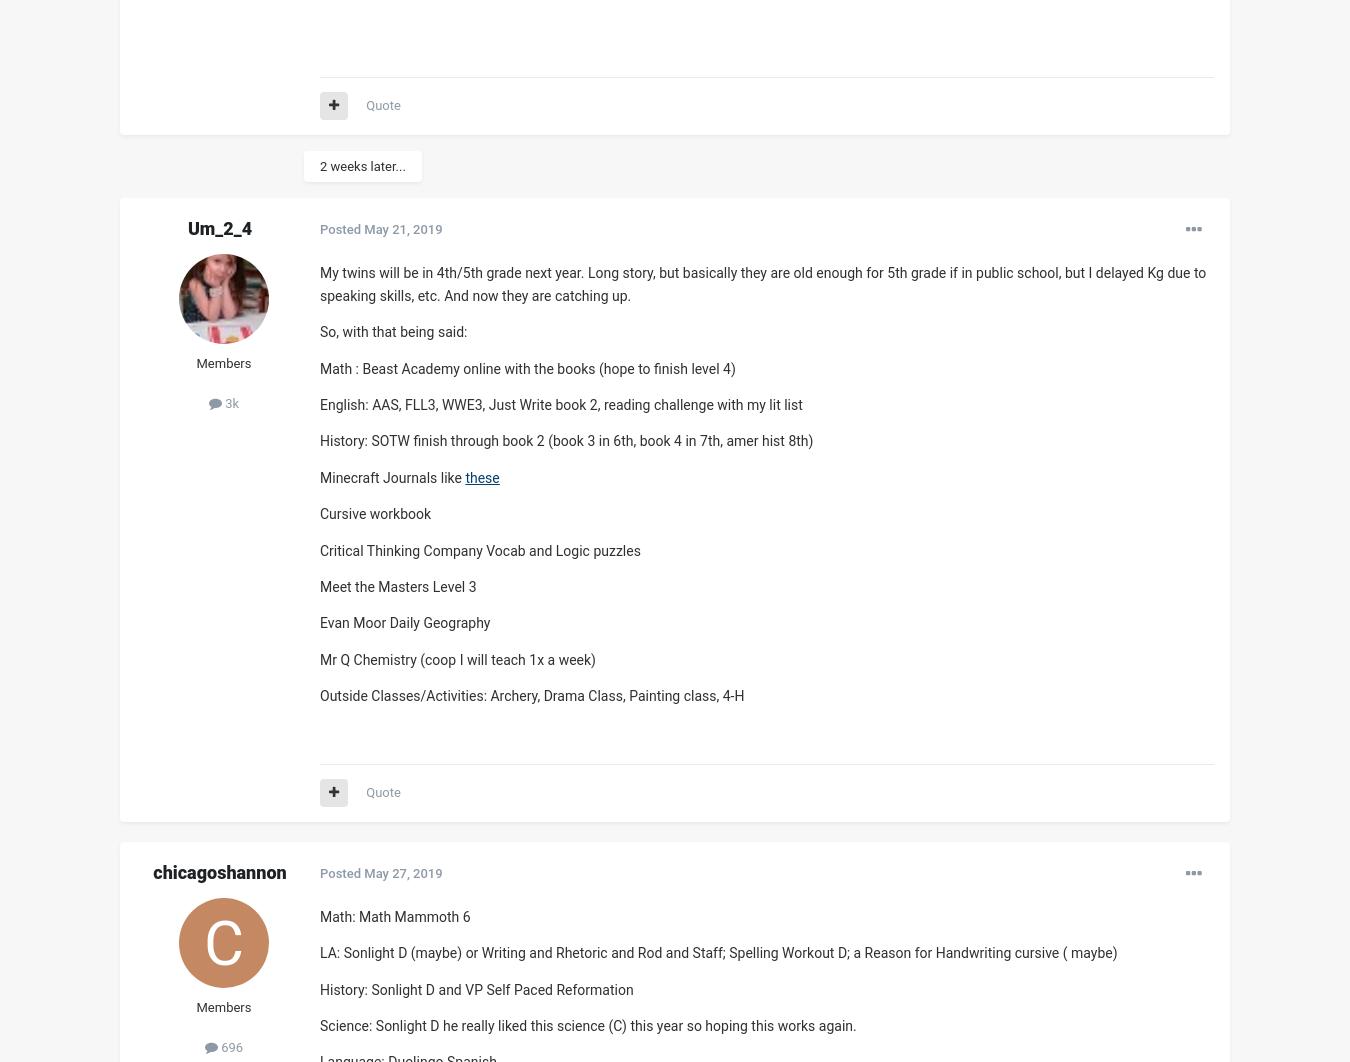  Describe the element at coordinates (531, 696) in the screenshot. I see `'Outside Classes/Activities: Archery, Drama Class, Painting class, 4-H'` at that location.